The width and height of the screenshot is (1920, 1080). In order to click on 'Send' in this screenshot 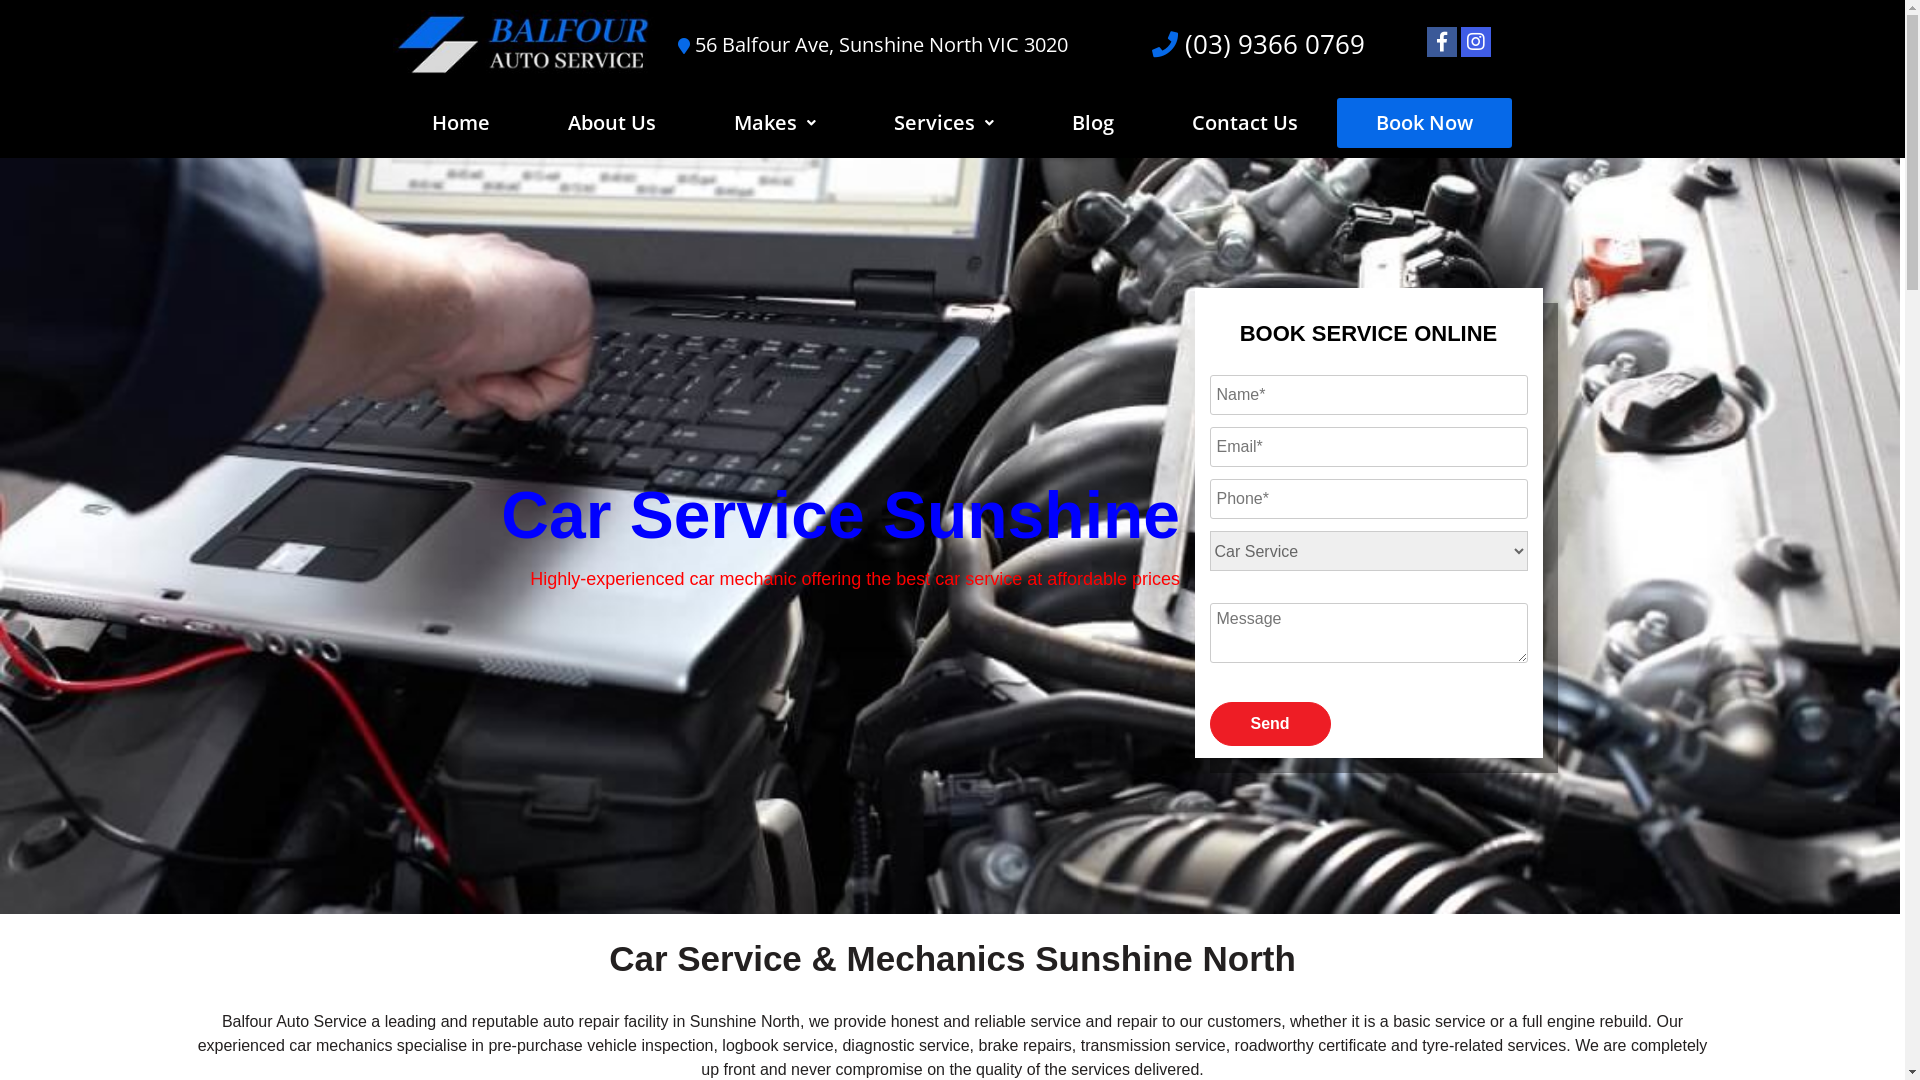, I will do `click(1269, 724)`.